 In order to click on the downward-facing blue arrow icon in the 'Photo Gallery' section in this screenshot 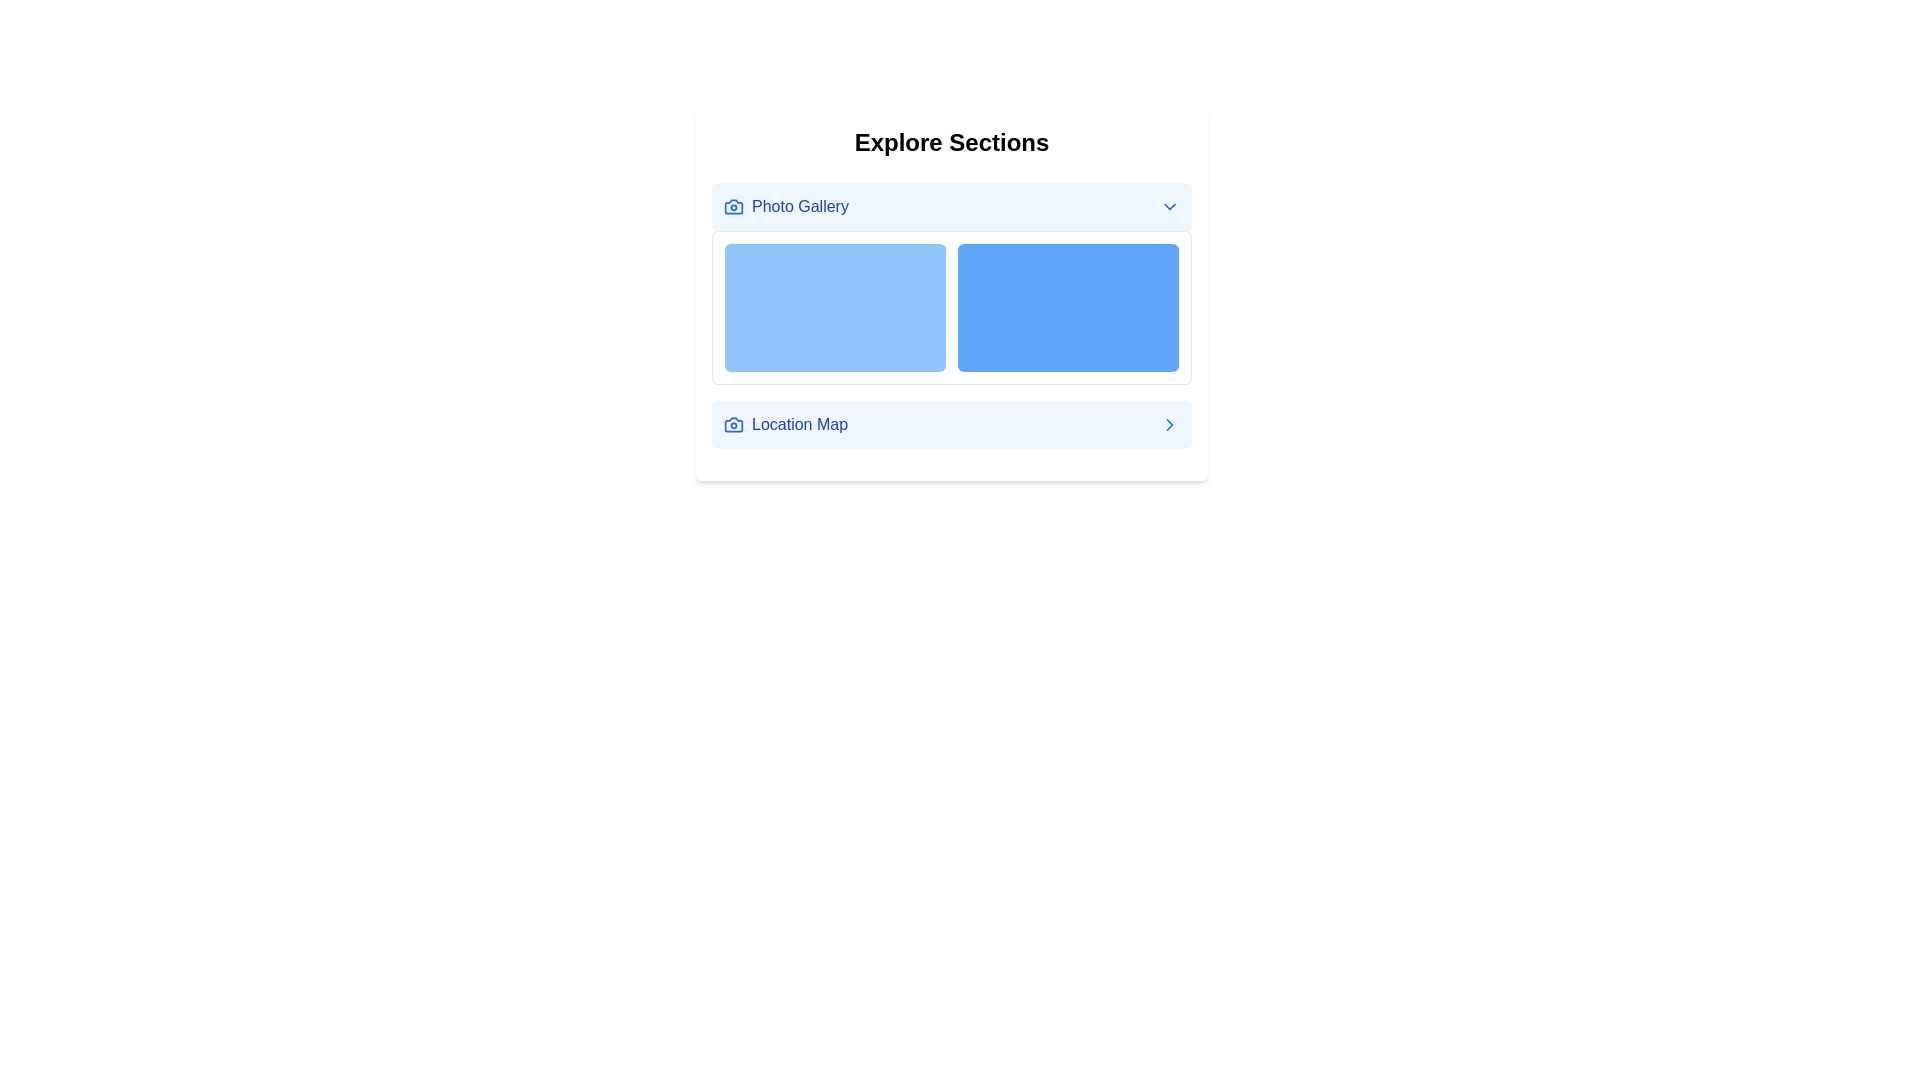, I will do `click(1170, 207)`.